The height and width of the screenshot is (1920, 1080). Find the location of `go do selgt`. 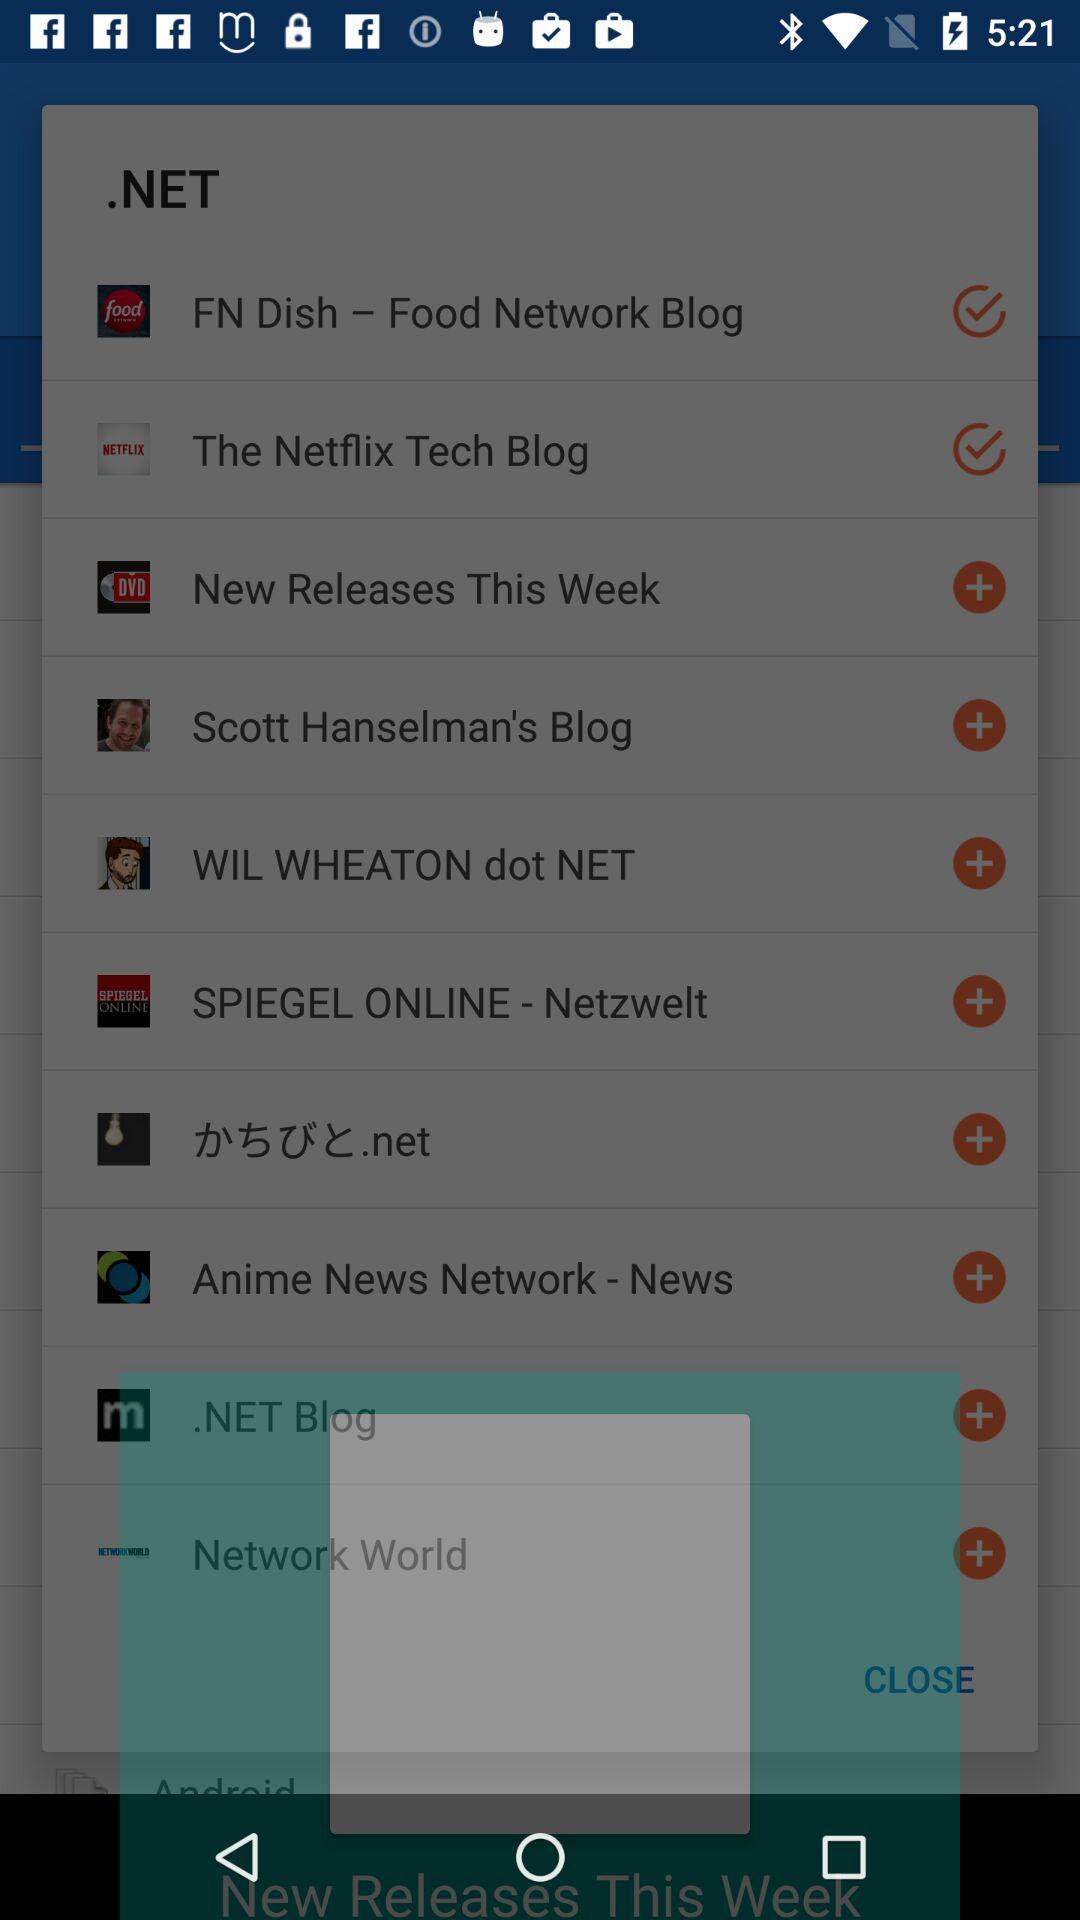

go do selgt is located at coordinates (978, 310).